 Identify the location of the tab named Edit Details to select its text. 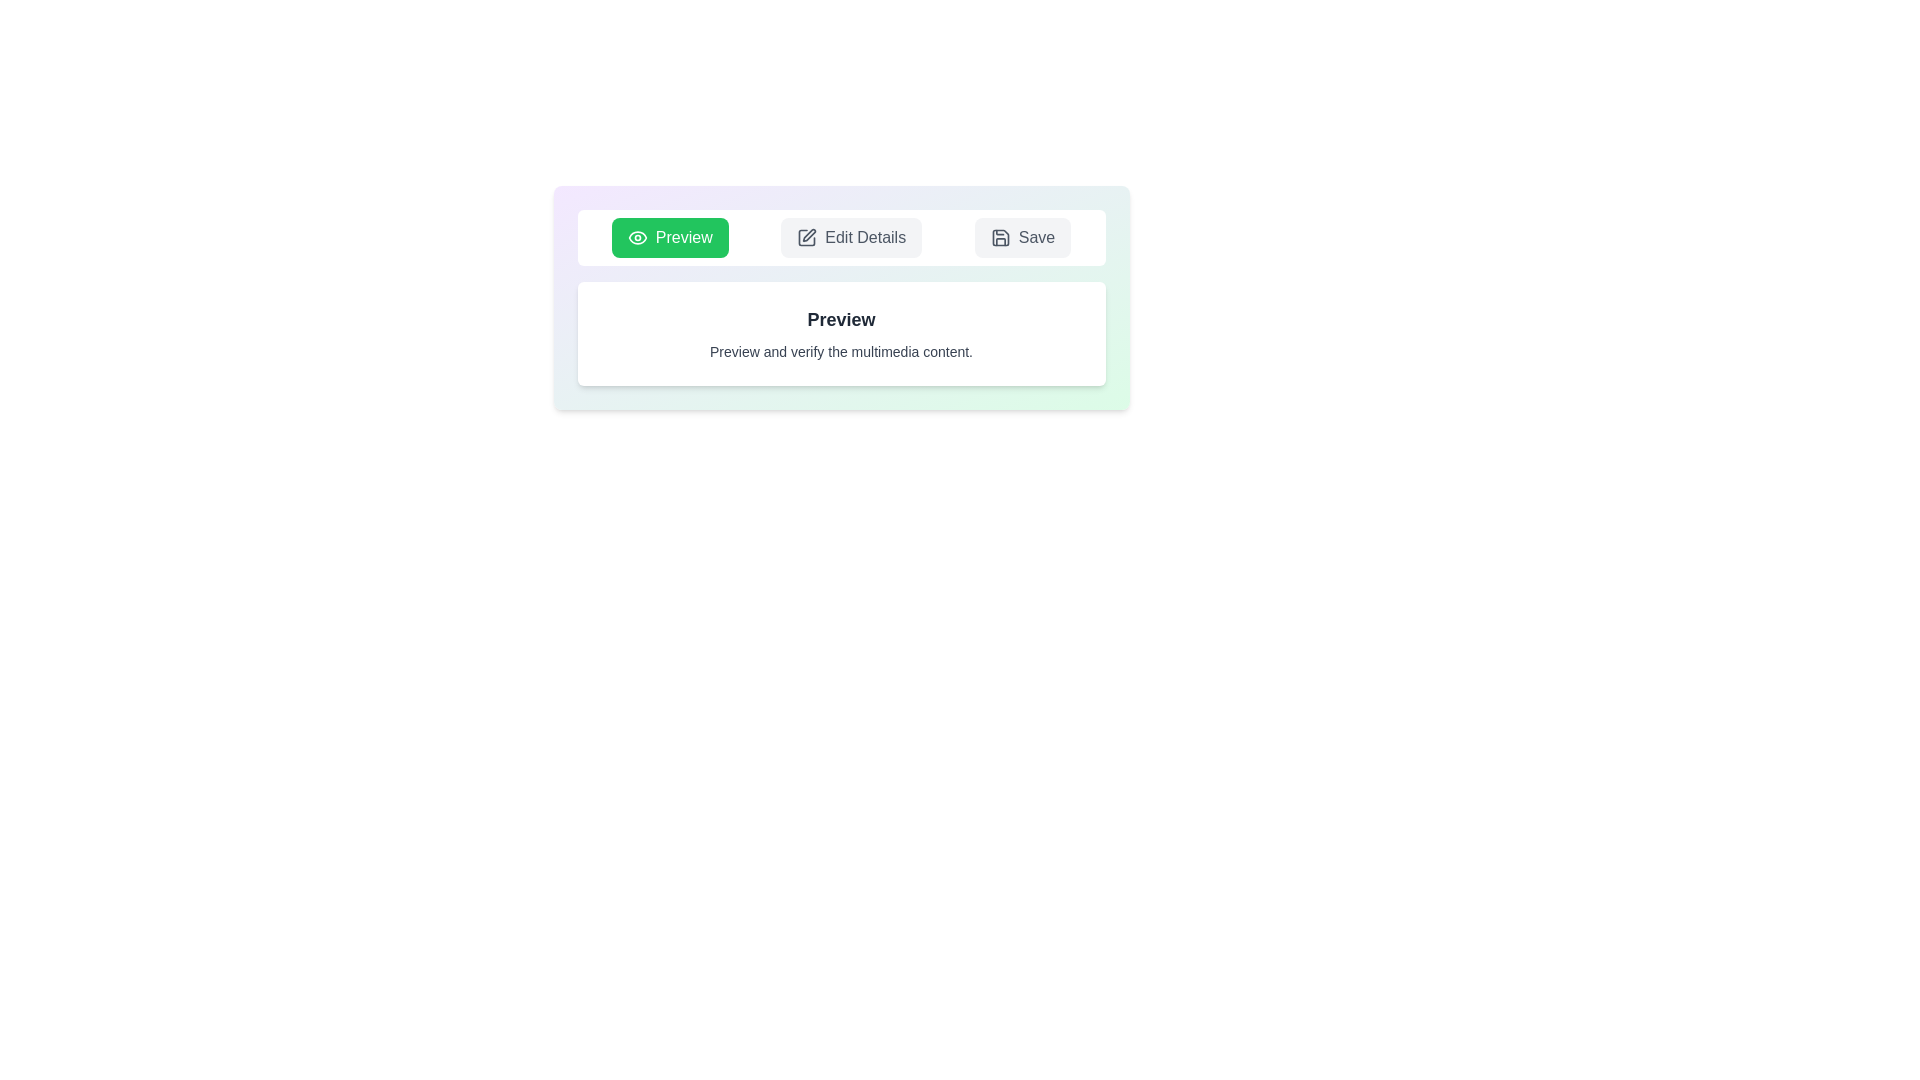
(851, 237).